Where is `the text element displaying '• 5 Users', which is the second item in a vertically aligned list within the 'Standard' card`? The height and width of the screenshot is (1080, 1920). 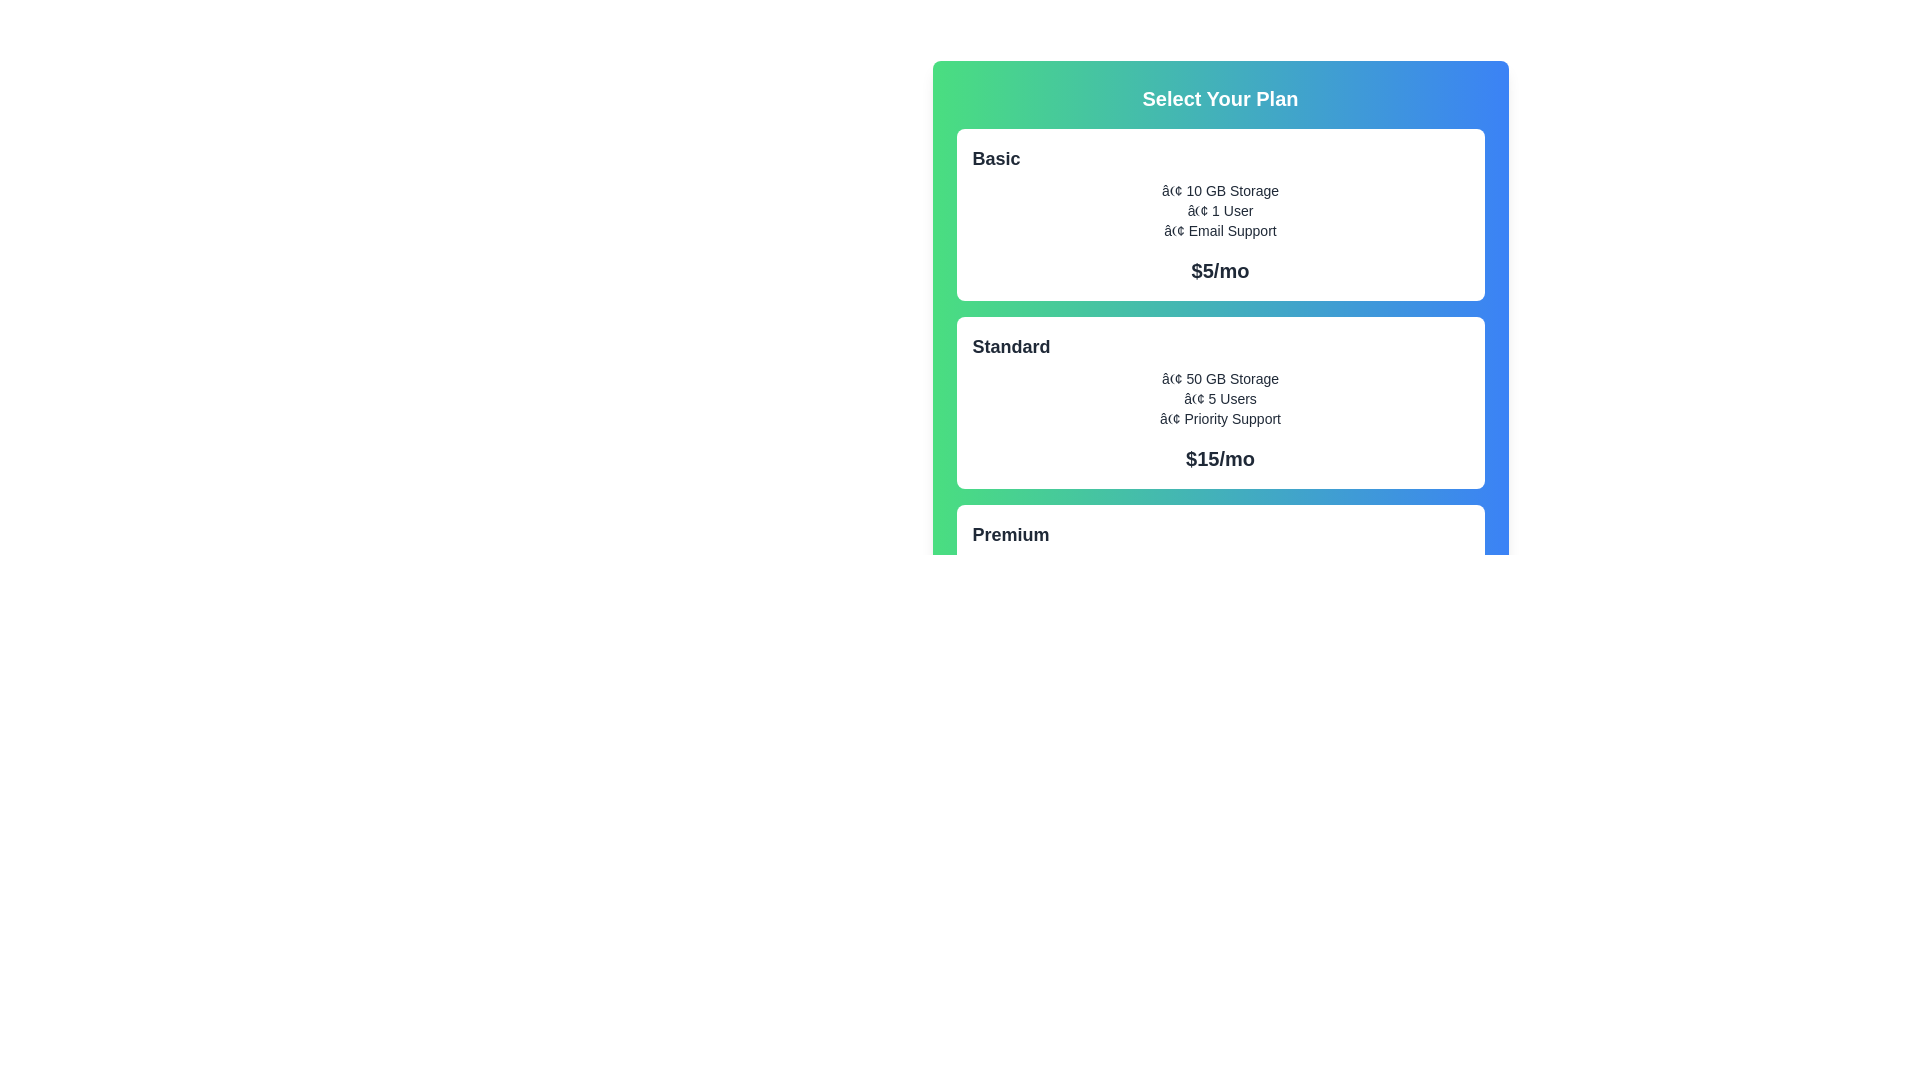
the text element displaying '• 5 Users', which is the second item in a vertically aligned list within the 'Standard' card is located at coordinates (1219, 398).